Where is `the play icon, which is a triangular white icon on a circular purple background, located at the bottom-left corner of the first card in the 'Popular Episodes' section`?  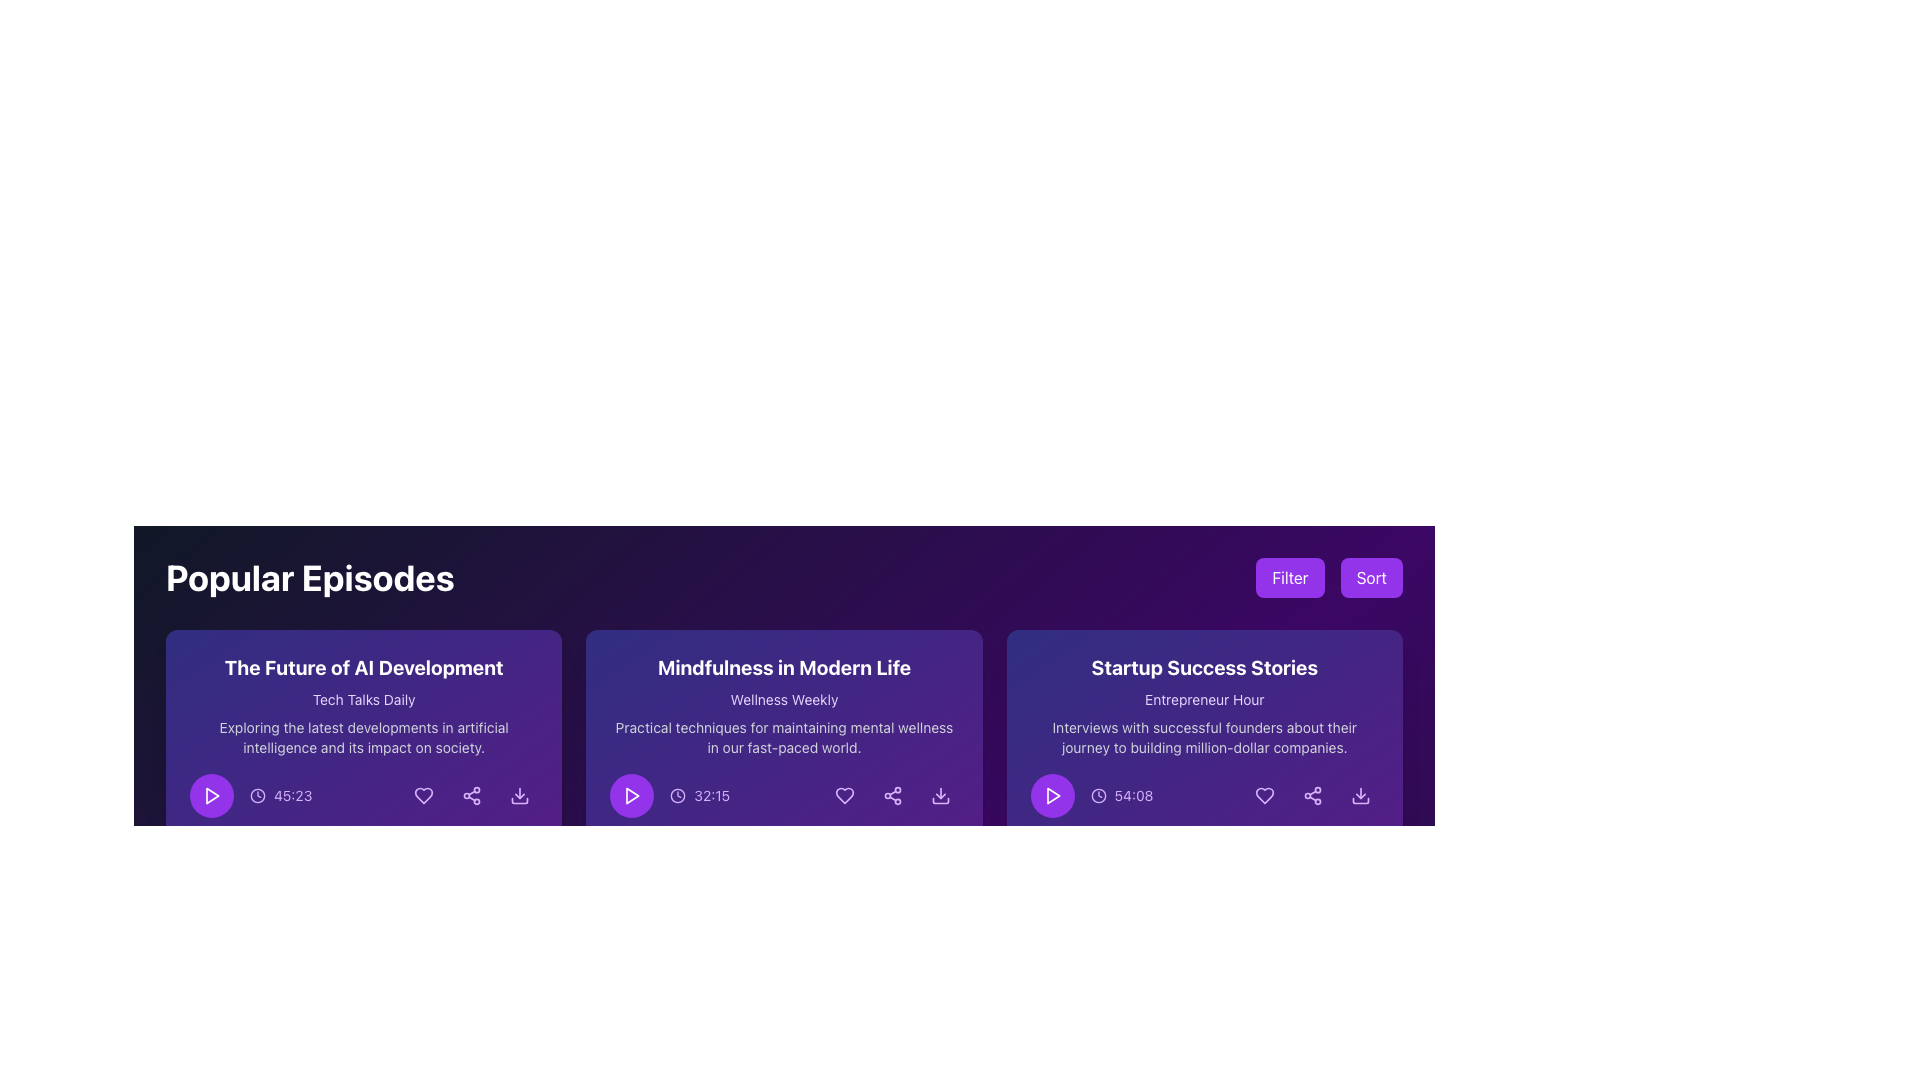 the play icon, which is a triangular white icon on a circular purple background, located at the bottom-left corner of the first card in the 'Popular Episodes' section is located at coordinates (212, 794).